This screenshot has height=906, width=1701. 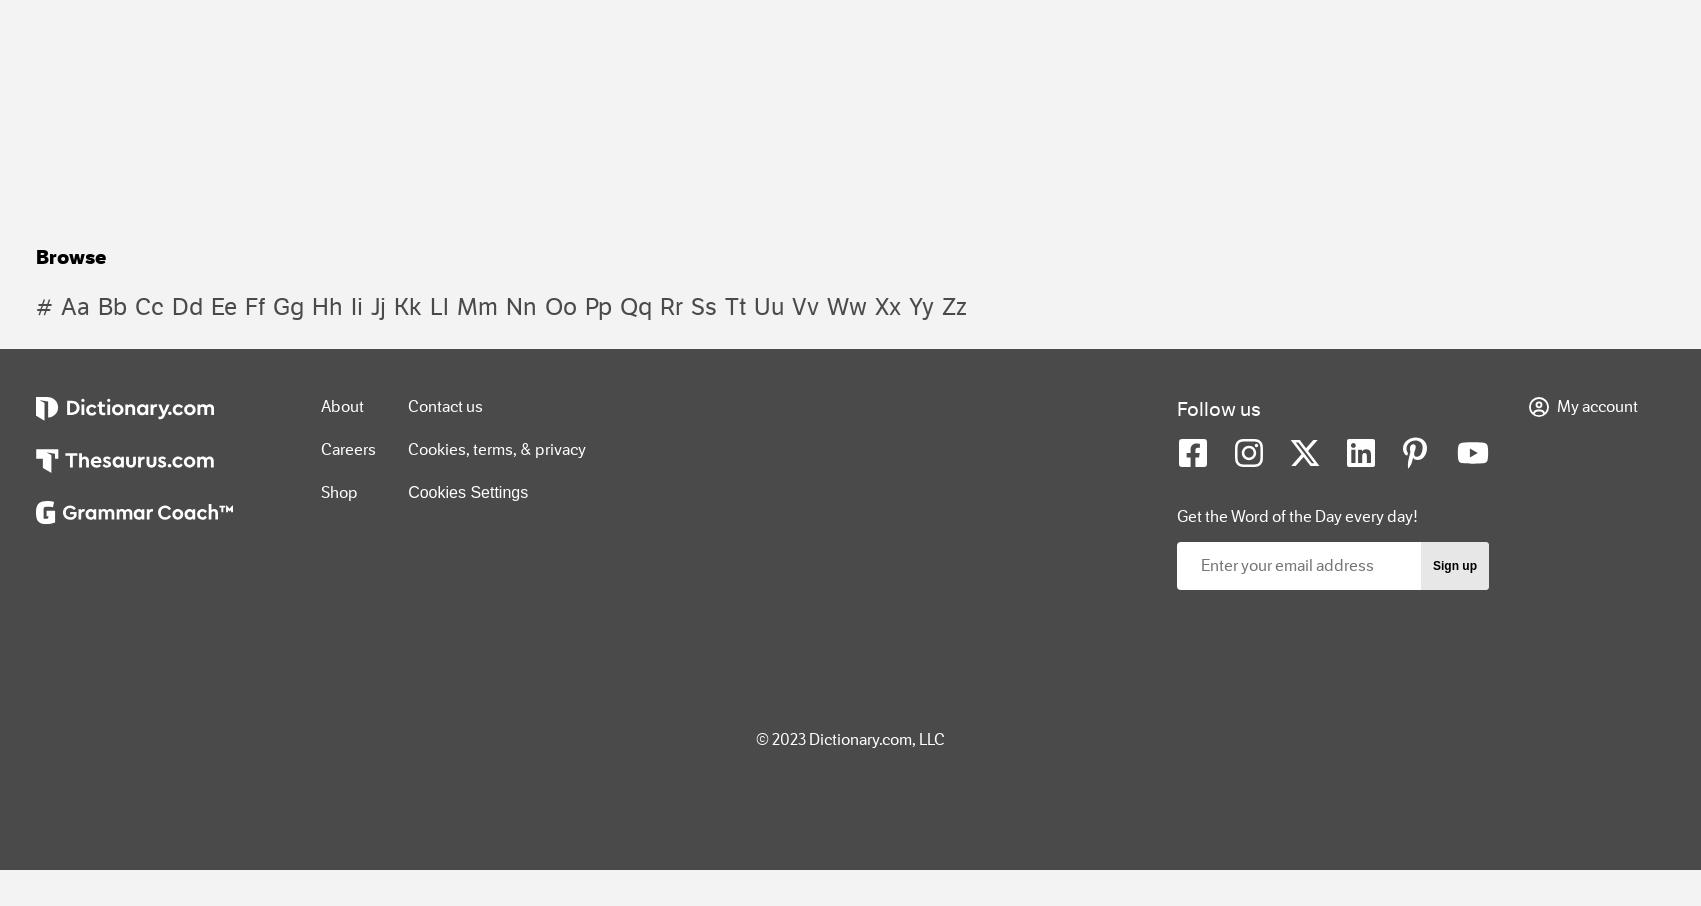 What do you see at coordinates (506, 304) in the screenshot?
I see `'nn'` at bounding box center [506, 304].